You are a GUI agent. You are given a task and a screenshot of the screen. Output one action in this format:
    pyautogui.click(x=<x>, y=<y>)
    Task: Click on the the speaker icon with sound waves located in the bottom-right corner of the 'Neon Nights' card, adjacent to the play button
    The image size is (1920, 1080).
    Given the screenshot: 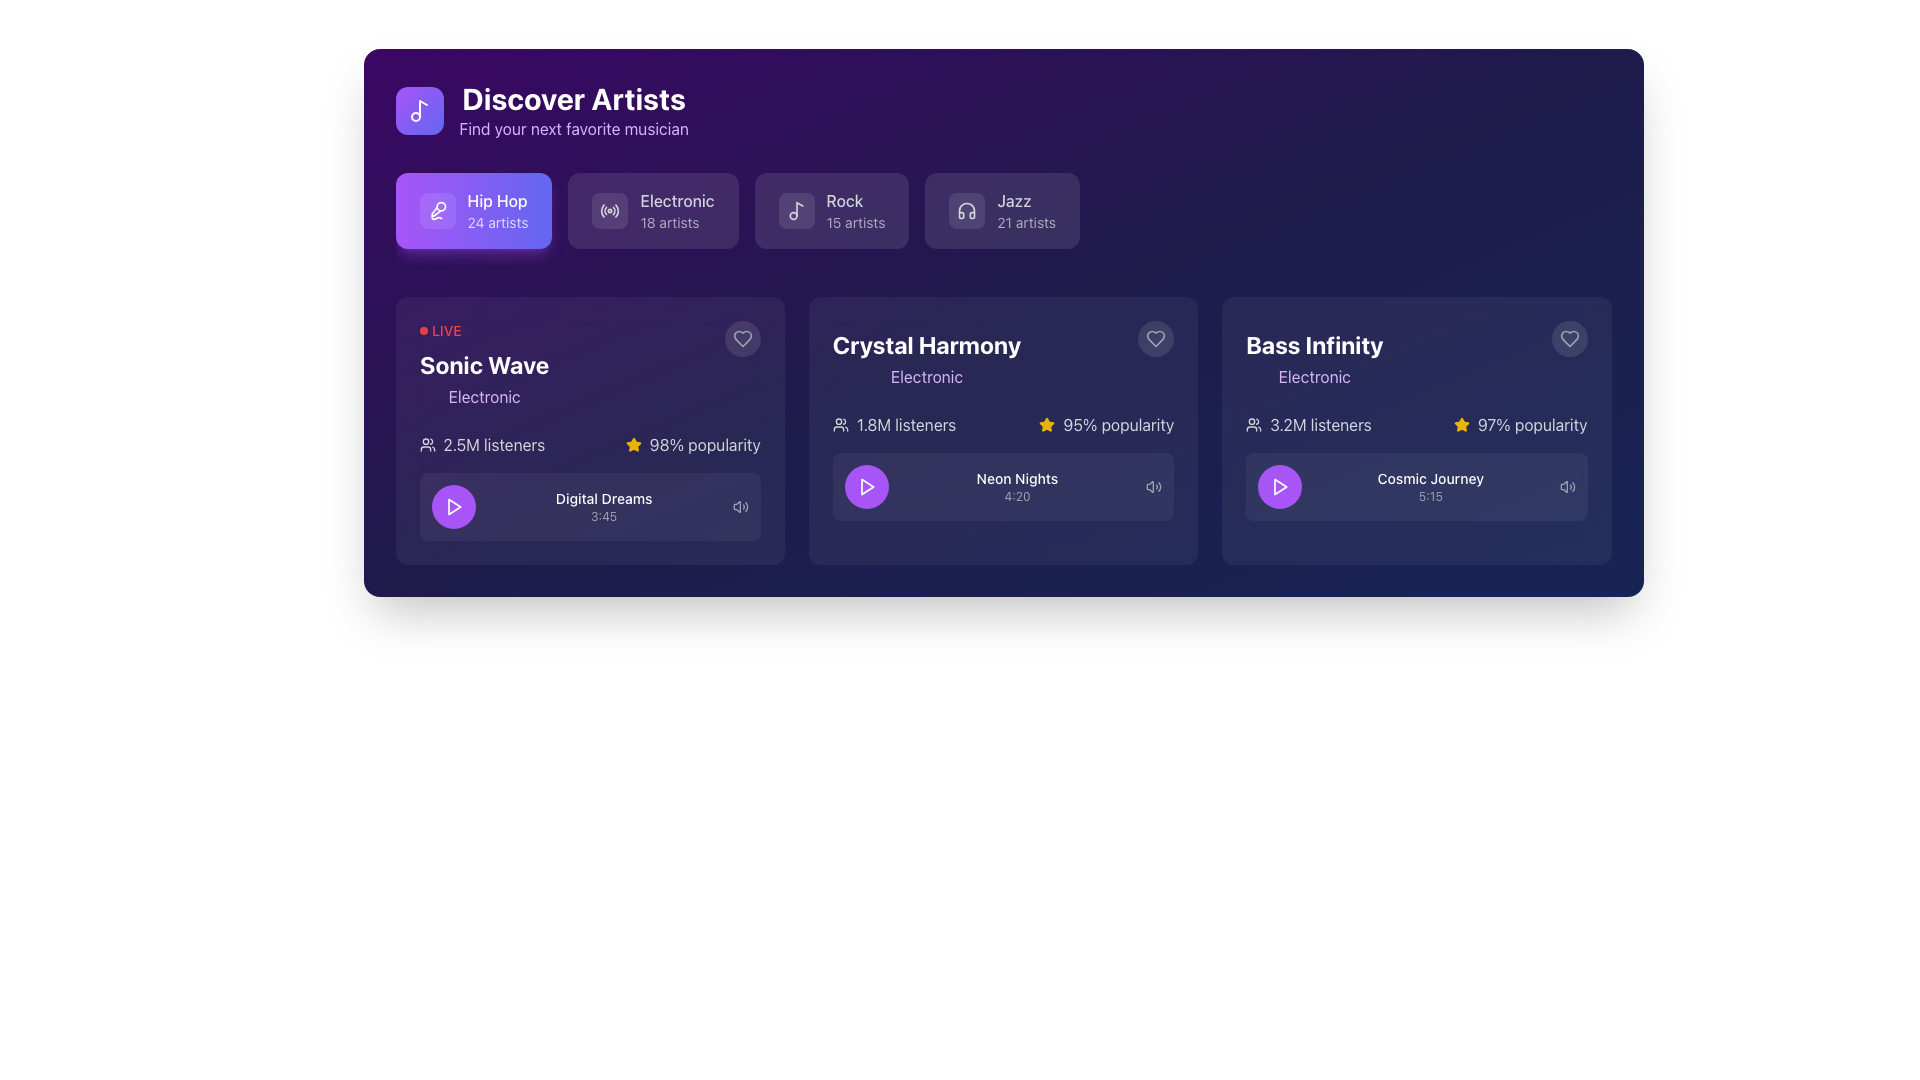 What is the action you would take?
    pyautogui.click(x=1154, y=486)
    